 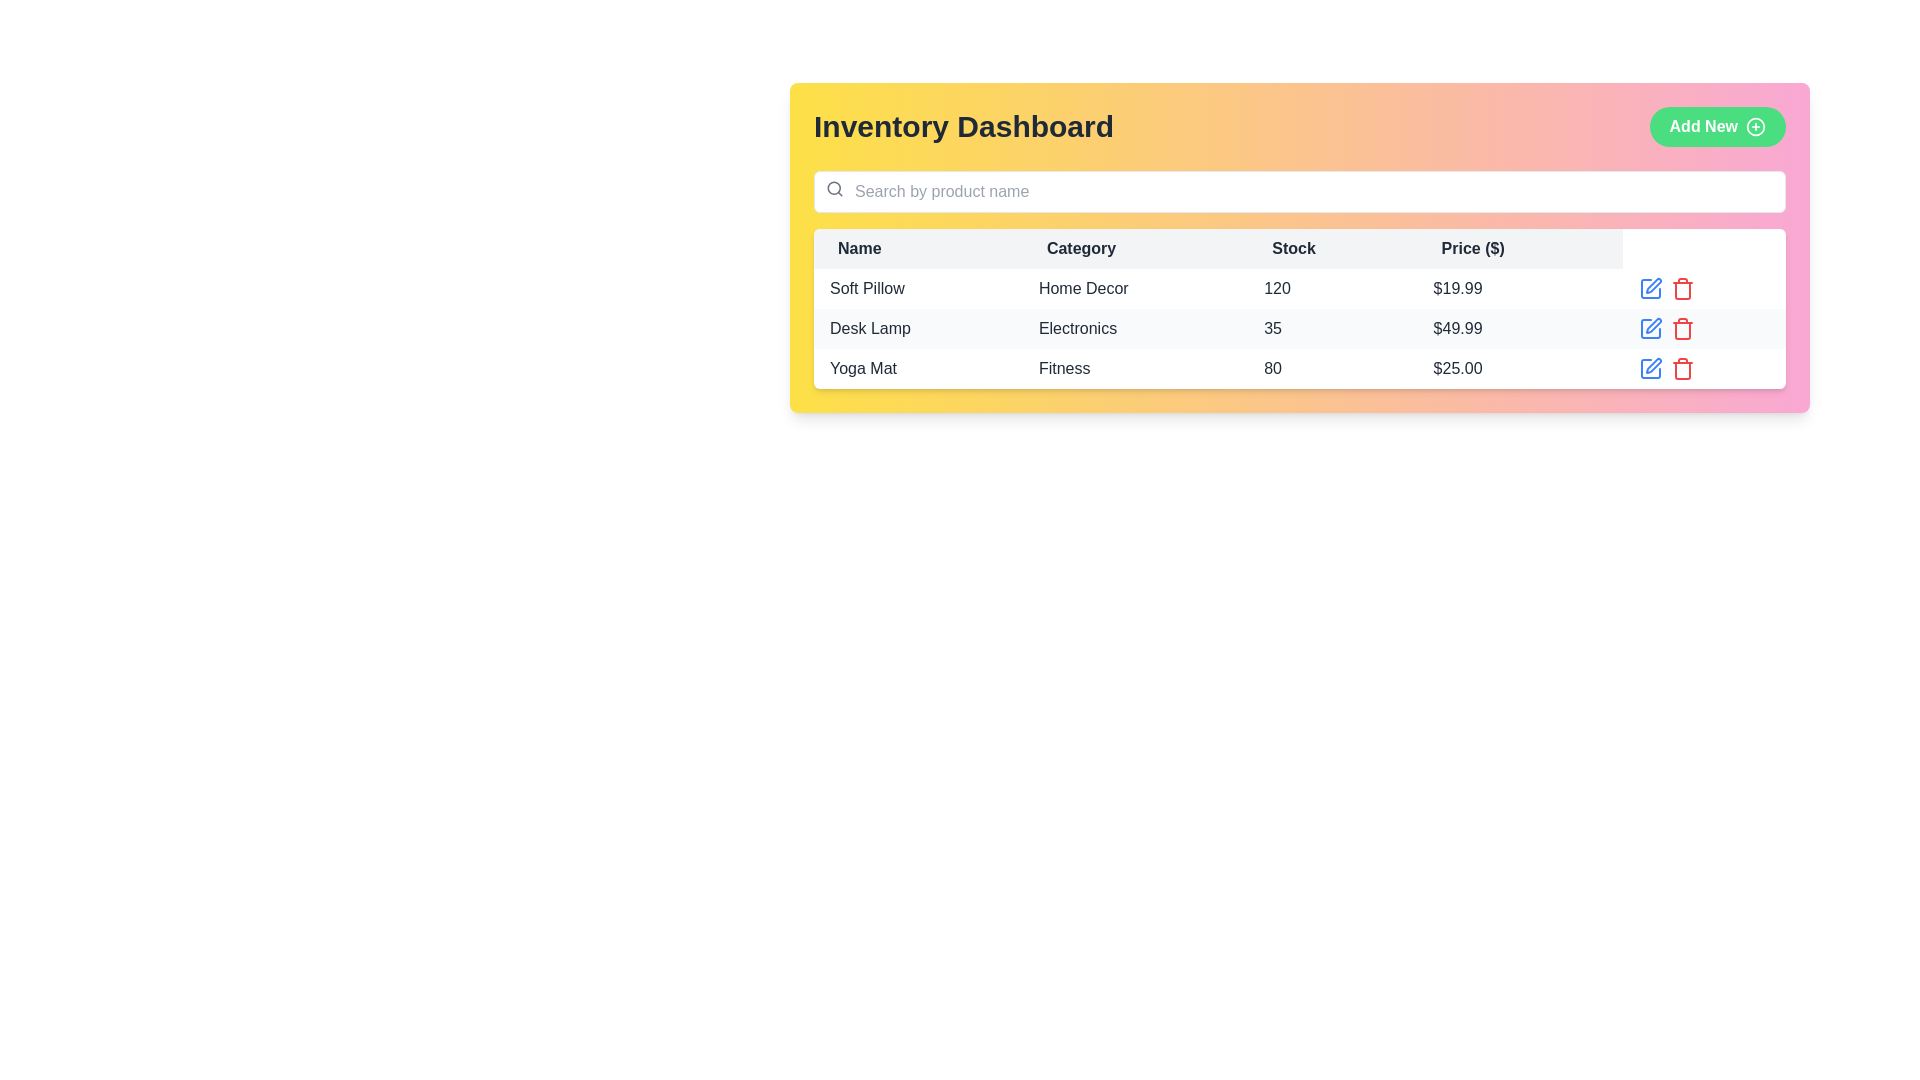 I want to click on the magnifying glass icon located inside the search bar of the 'Inventory Dashboard', positioned to the left of the input field placeholder text, so click(x=835, y=189).